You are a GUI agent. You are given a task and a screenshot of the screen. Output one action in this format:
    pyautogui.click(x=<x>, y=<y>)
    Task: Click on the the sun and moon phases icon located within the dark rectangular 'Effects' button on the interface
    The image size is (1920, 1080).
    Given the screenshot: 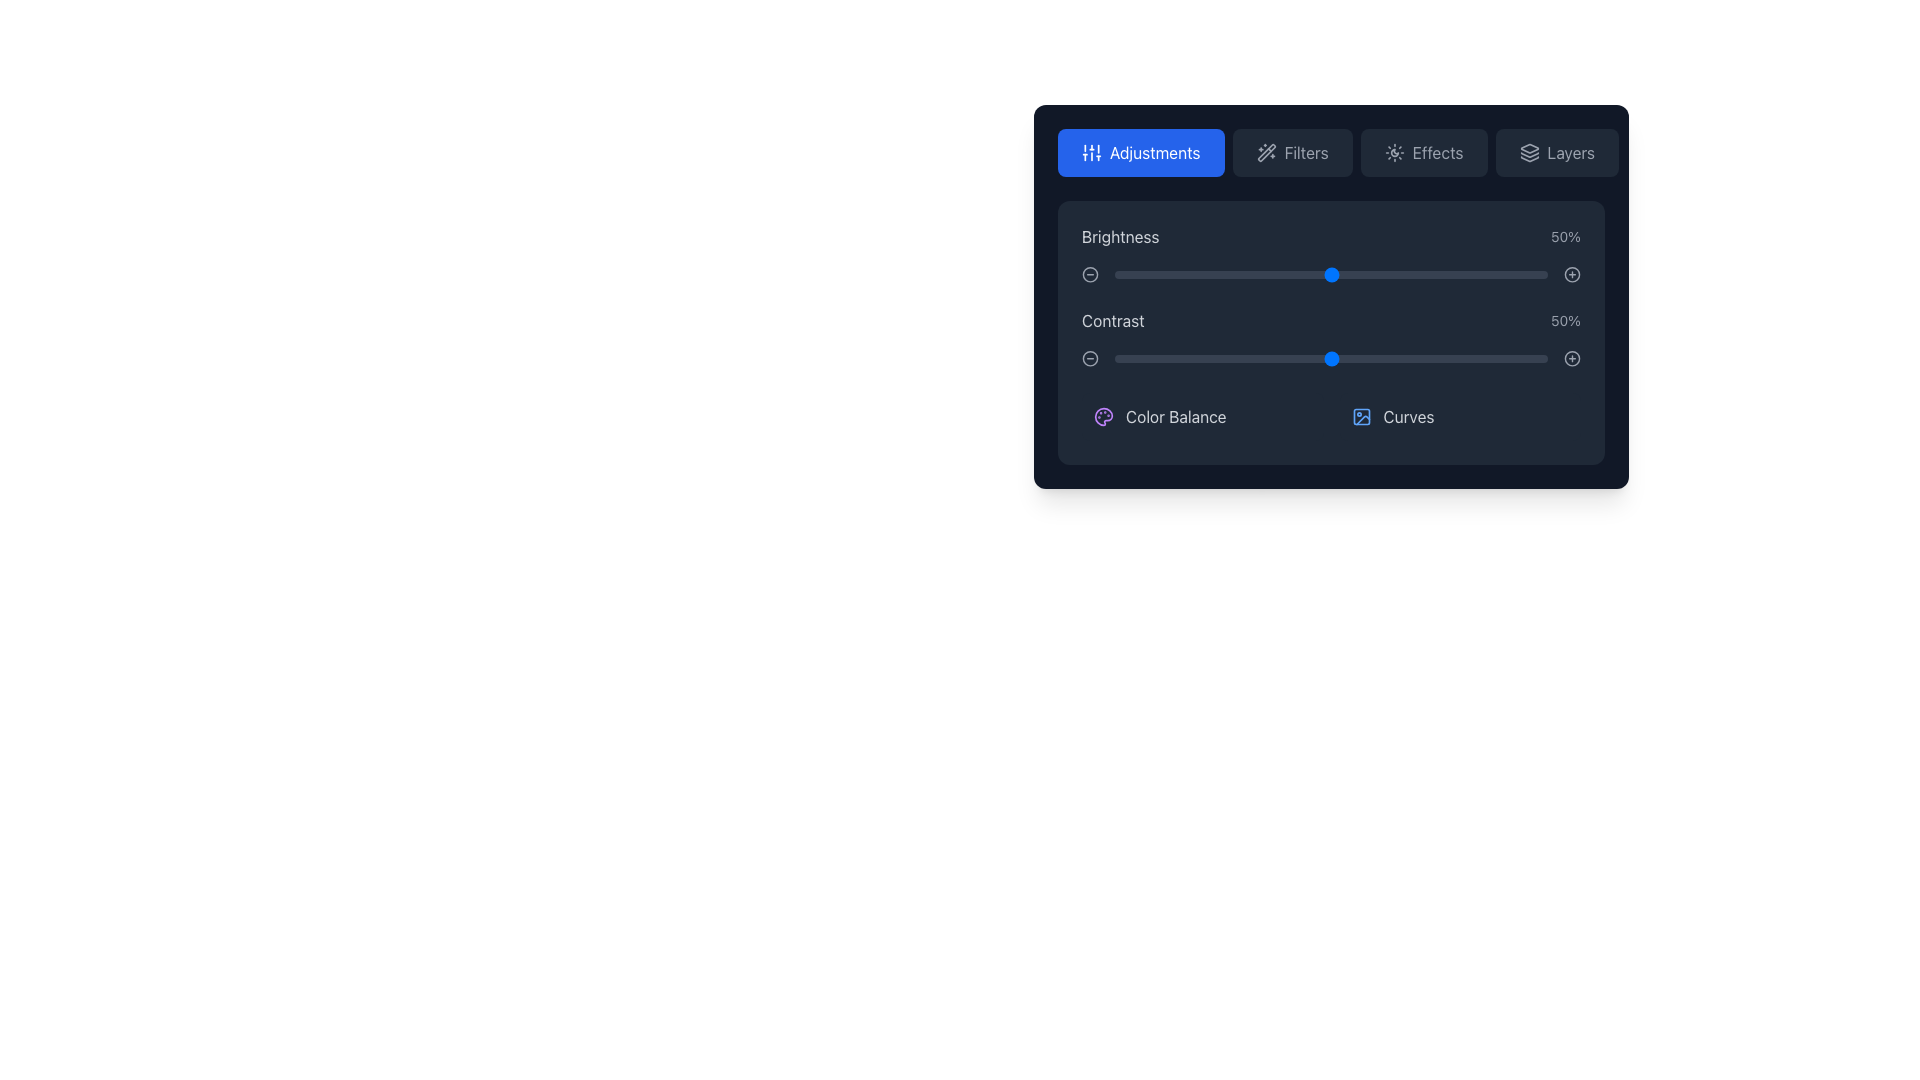 What is the action you would take?
    pyautogui.click(x=1393, y=152)
    